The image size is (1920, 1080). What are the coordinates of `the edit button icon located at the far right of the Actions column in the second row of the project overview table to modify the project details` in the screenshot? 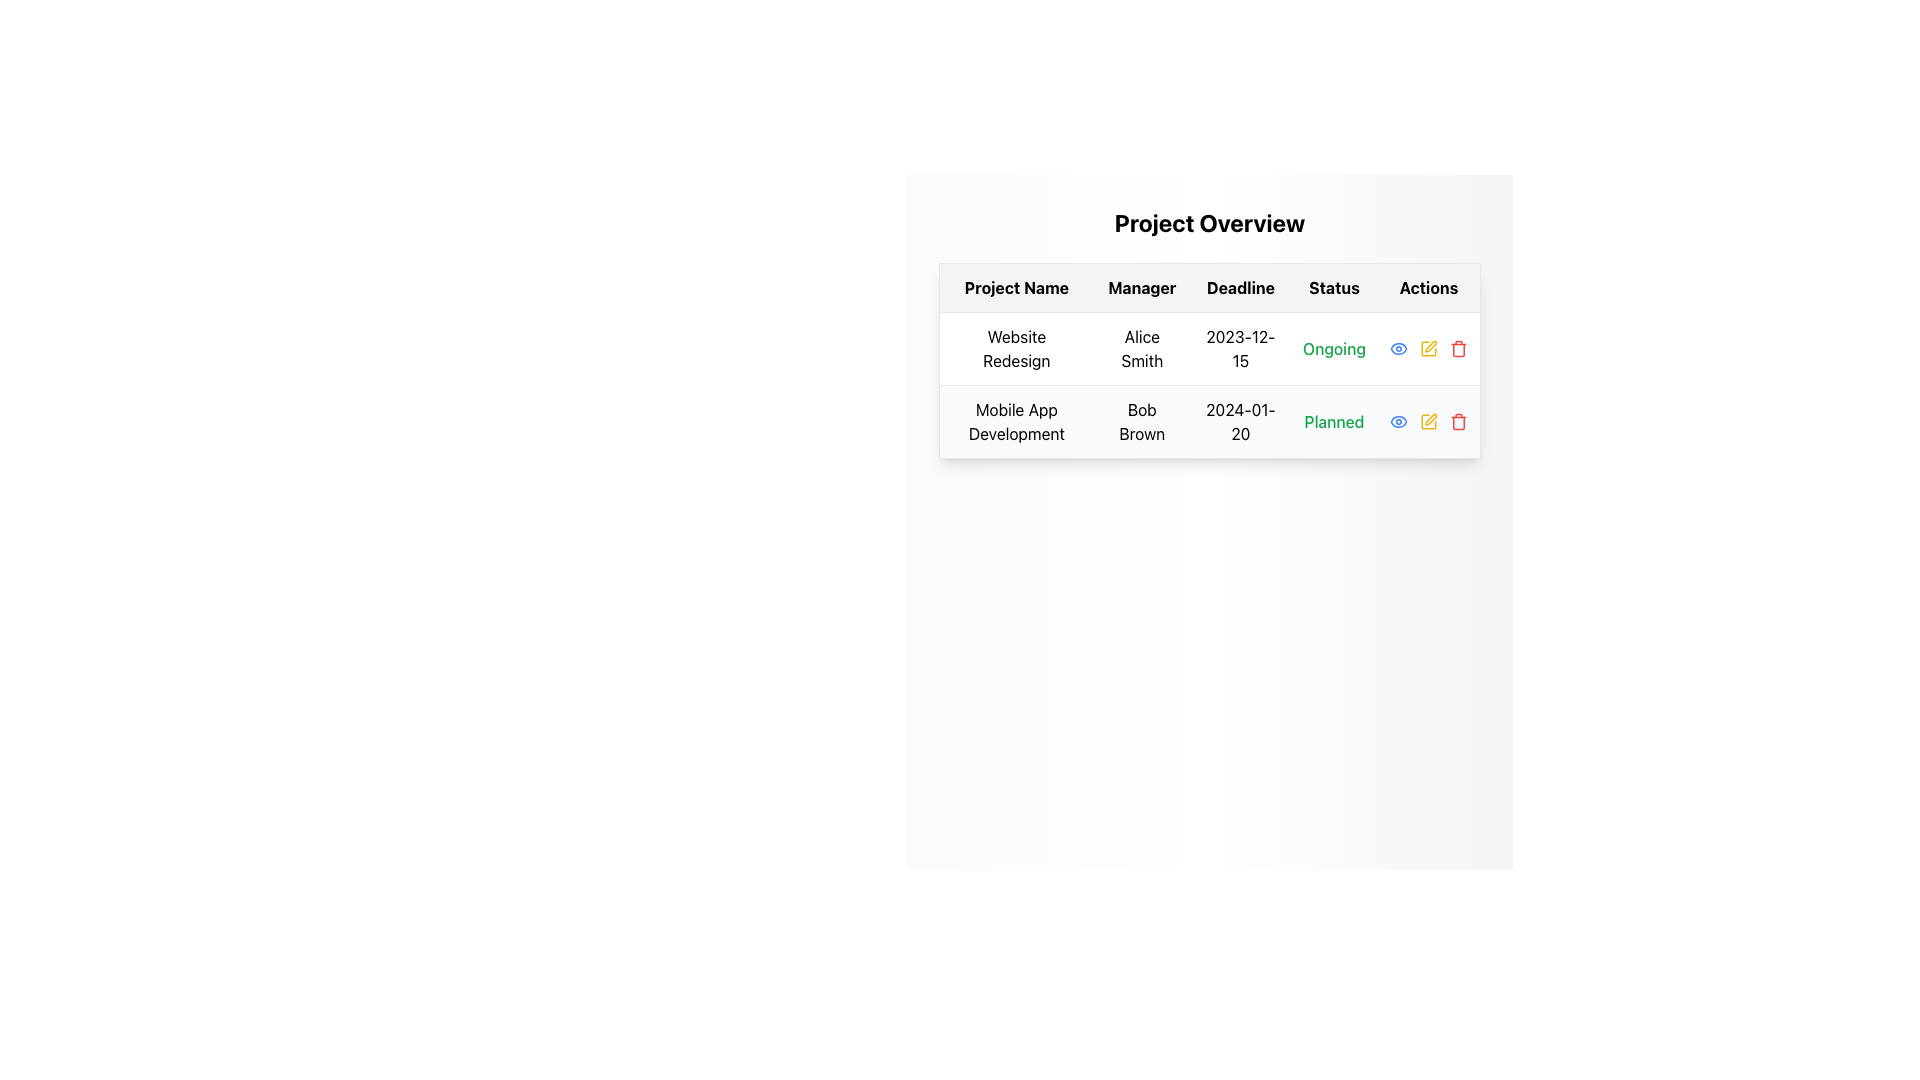 It's located at (1428, 420).